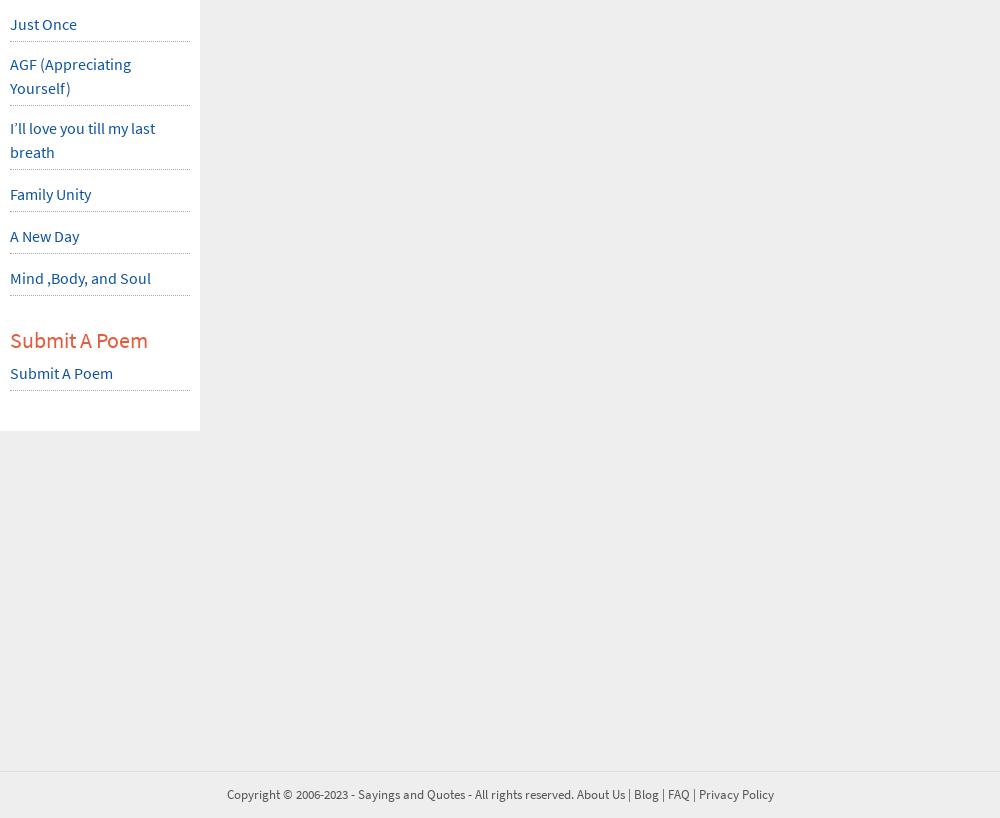 This screenshot has width=1000, height=818. I want to click on 'Blog', so click(645, 794).